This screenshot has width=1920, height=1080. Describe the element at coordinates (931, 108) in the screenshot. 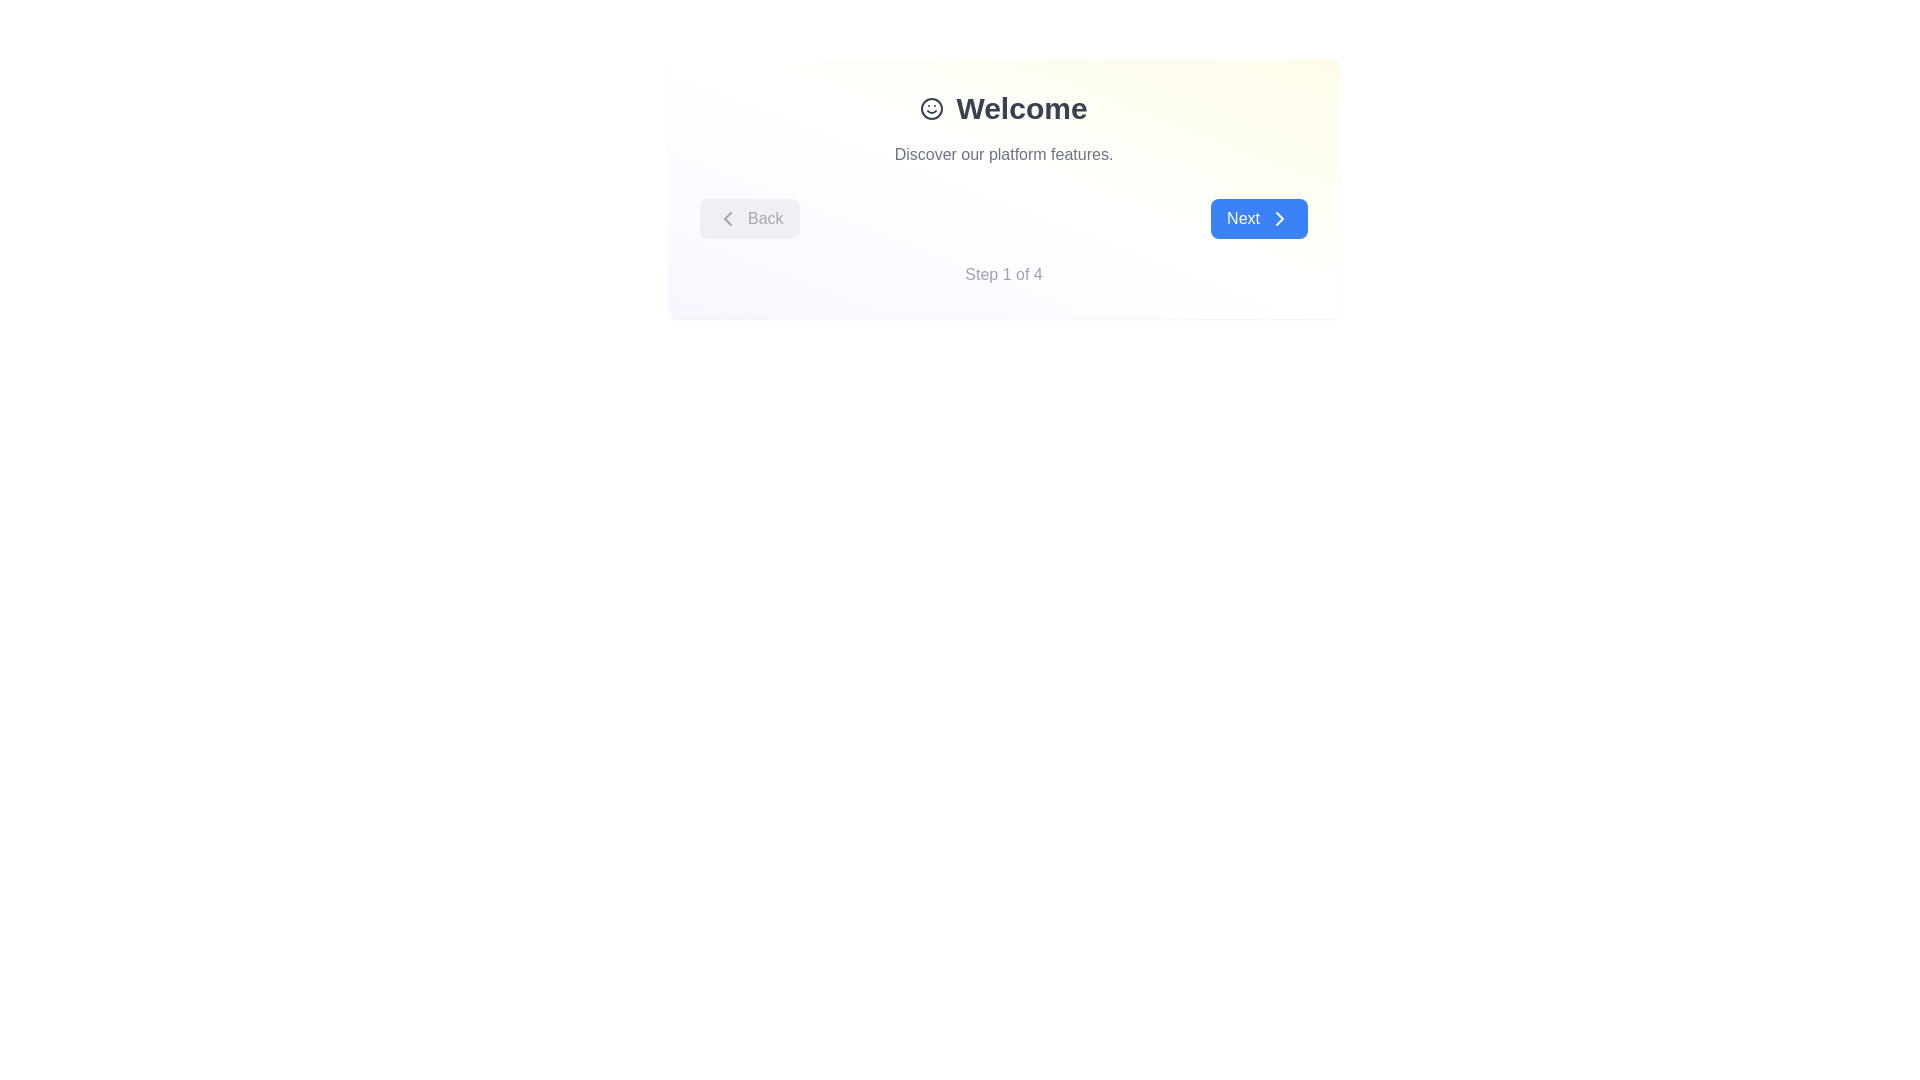

I see `the small circular smiley face icon located to the left of the 'Welcome' text at the top of the interface` at that location.